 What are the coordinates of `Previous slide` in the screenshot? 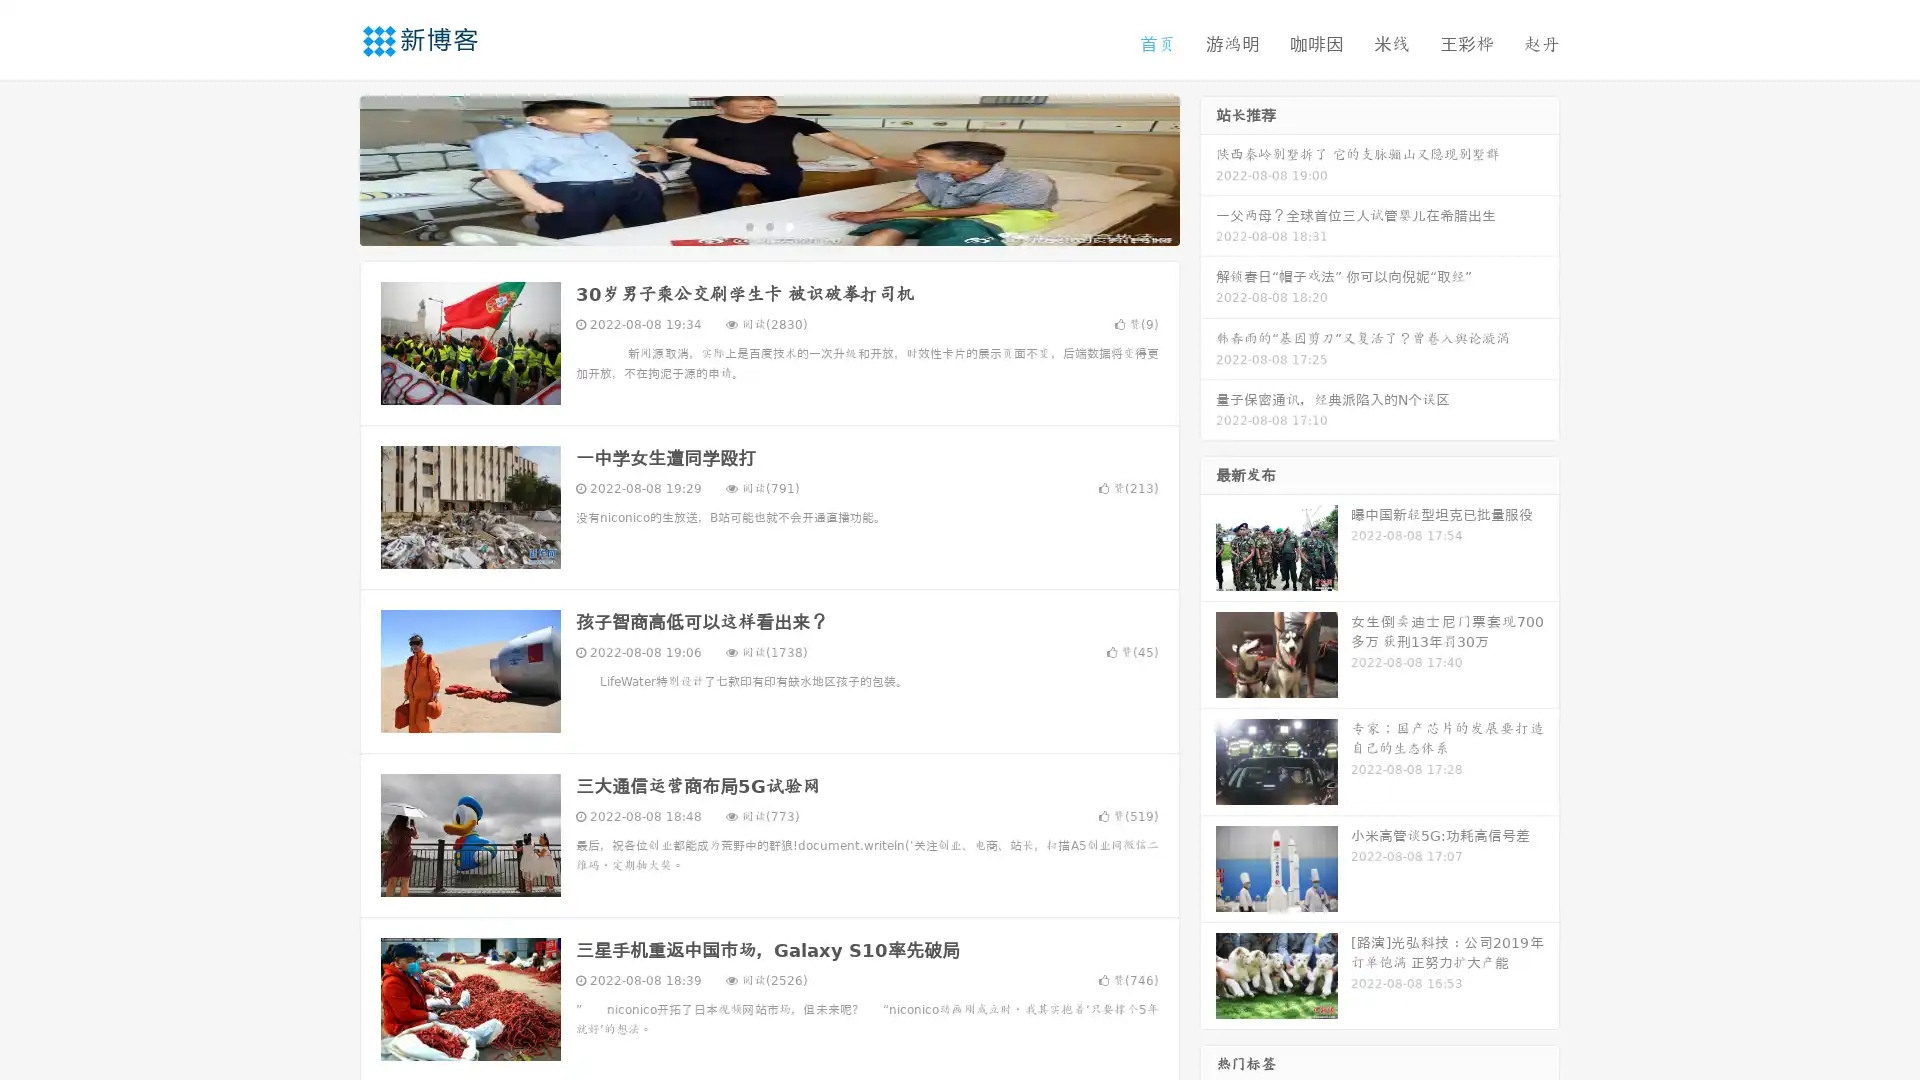 It's located at (330, 168).